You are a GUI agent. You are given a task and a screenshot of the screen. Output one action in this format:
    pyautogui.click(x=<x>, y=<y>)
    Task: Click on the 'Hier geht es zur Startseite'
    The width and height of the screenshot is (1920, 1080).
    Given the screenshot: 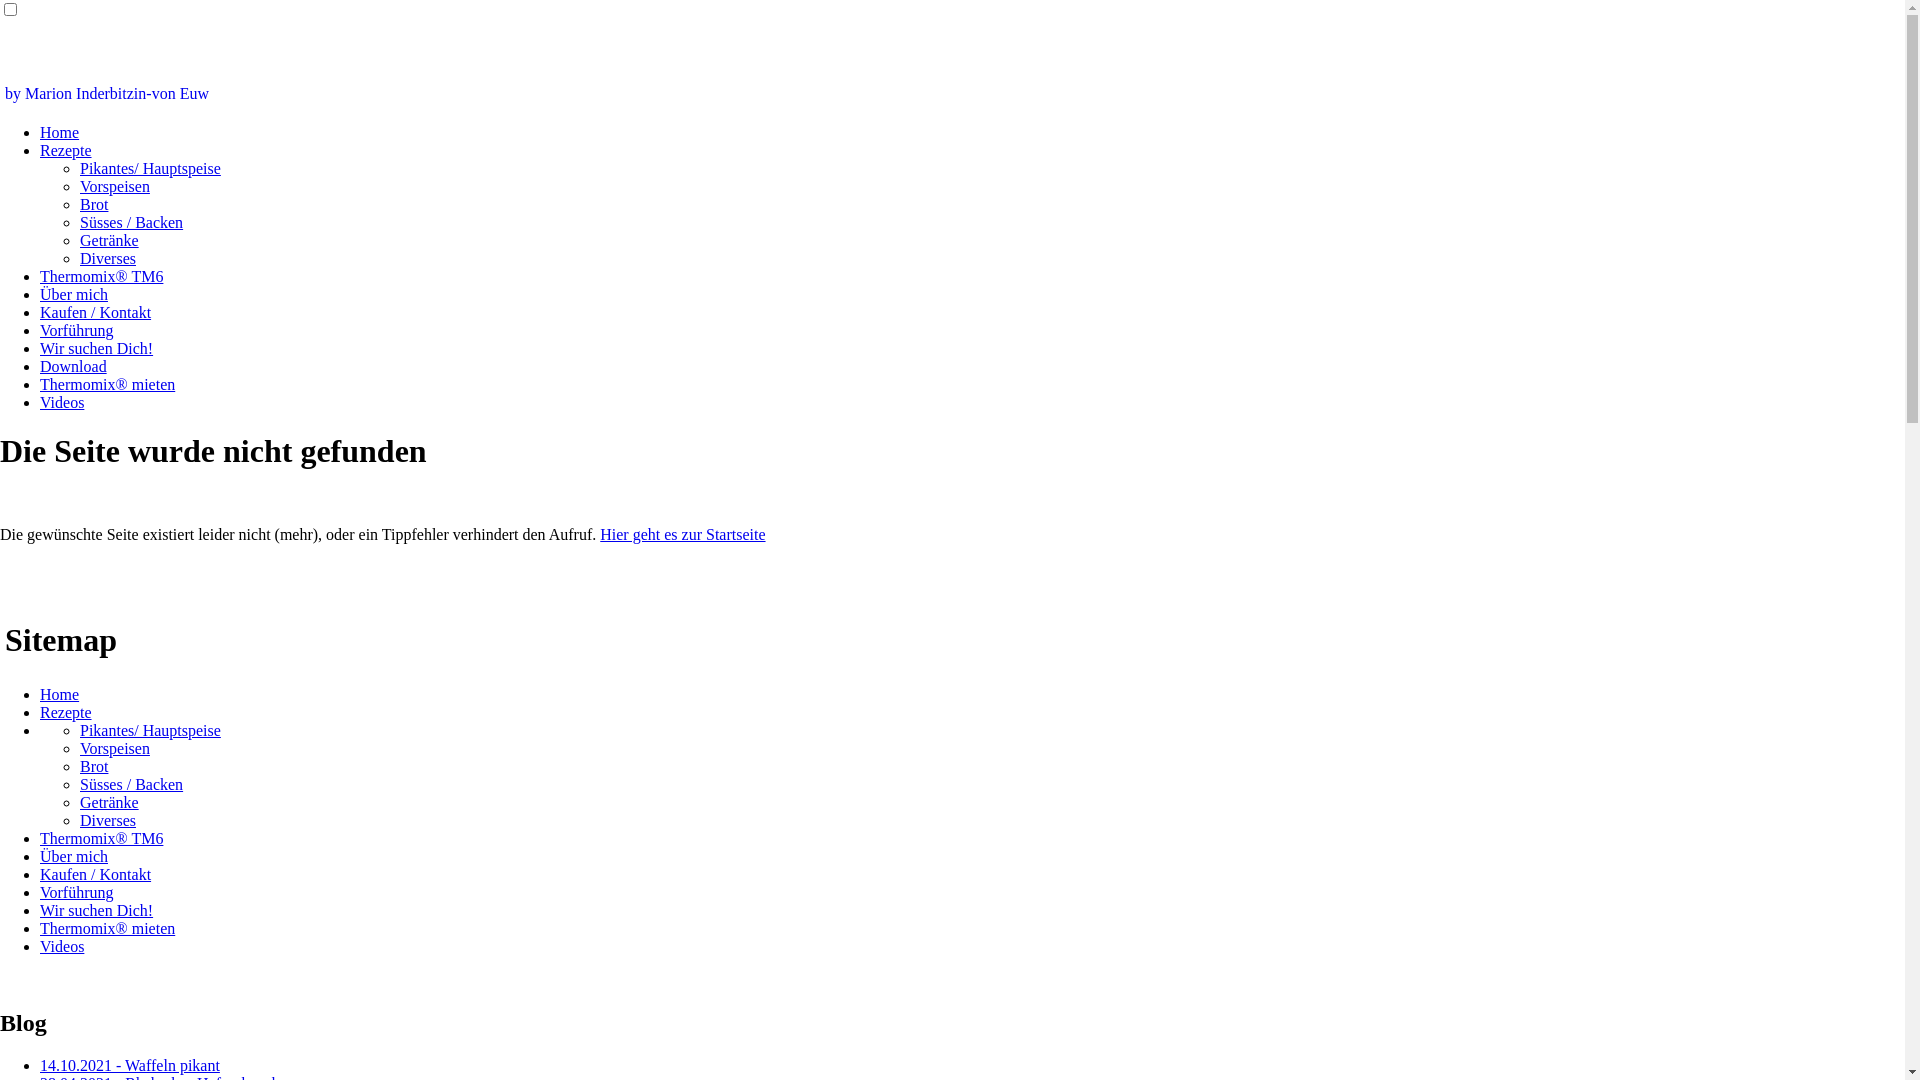 What is the action you would take?
    pyautogui.click(x=682, y=533)
    